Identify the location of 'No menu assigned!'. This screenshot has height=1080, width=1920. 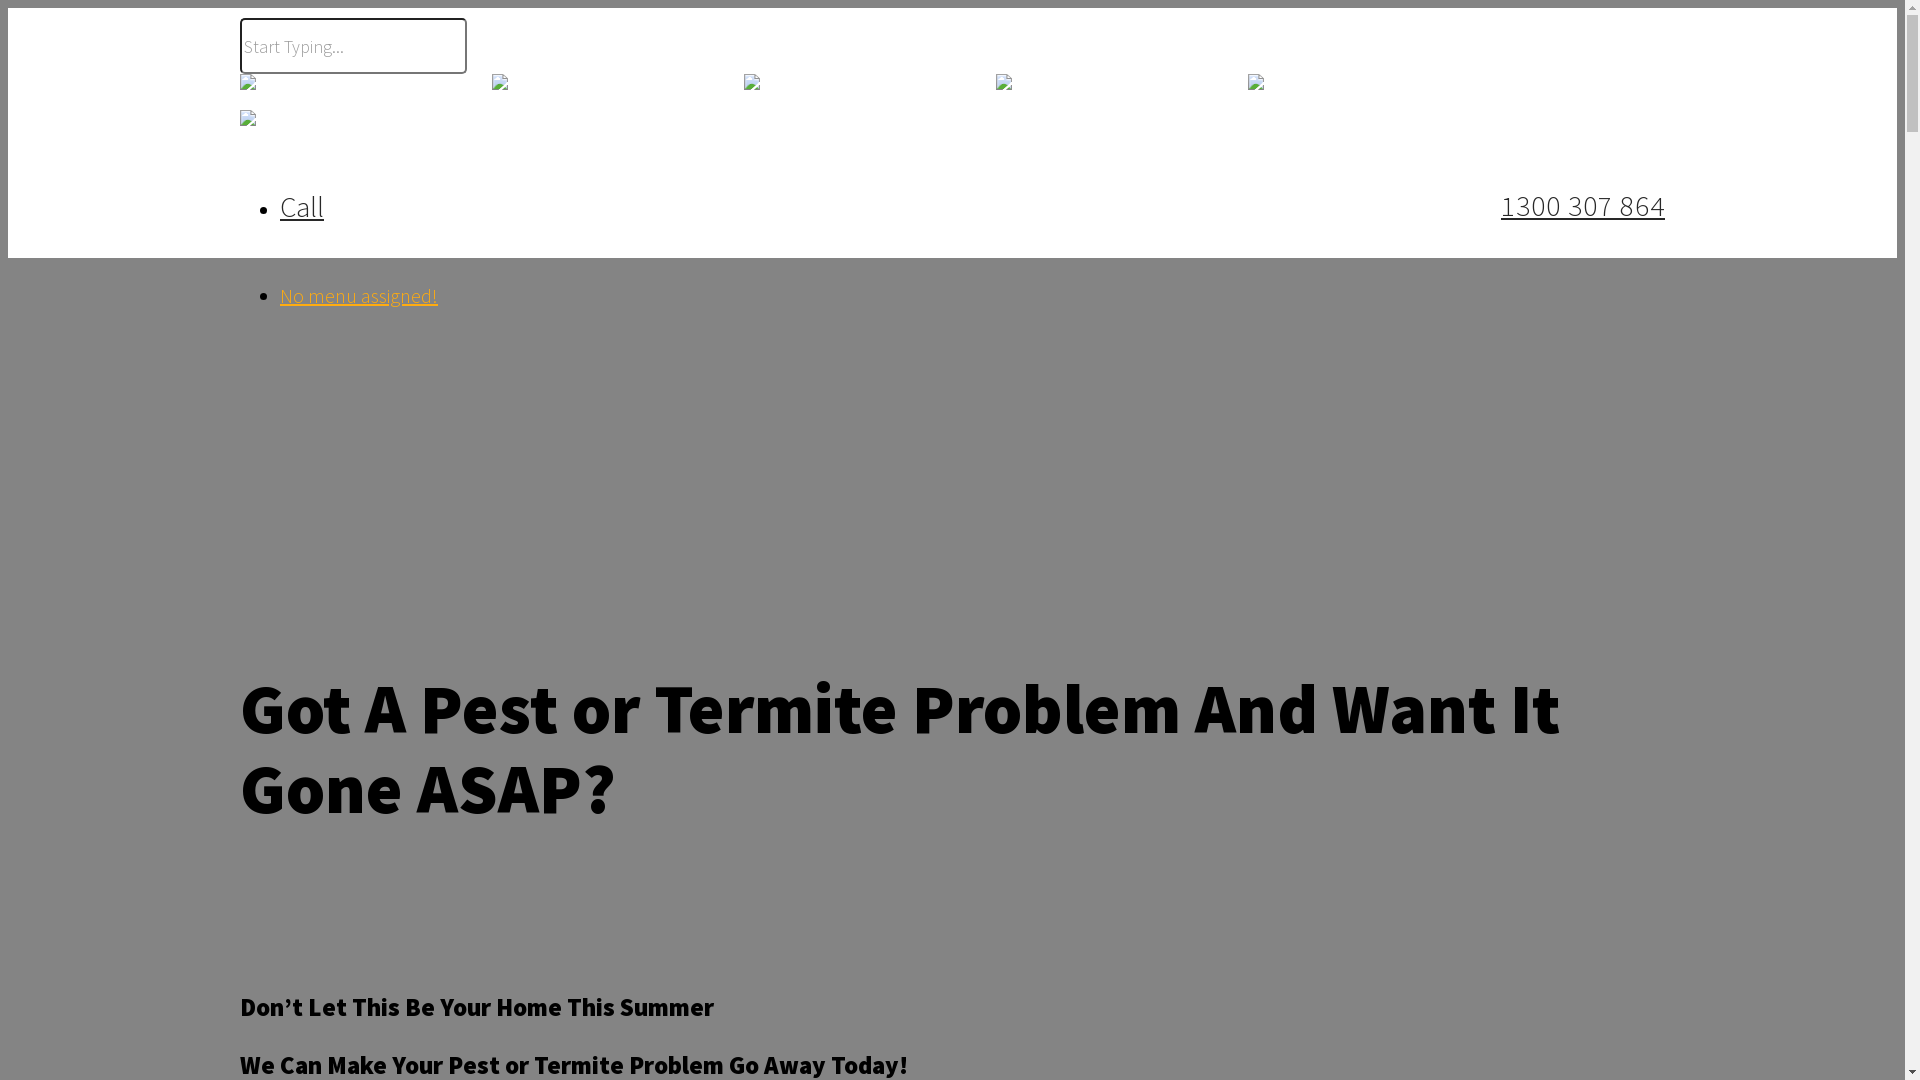
(359, 295).